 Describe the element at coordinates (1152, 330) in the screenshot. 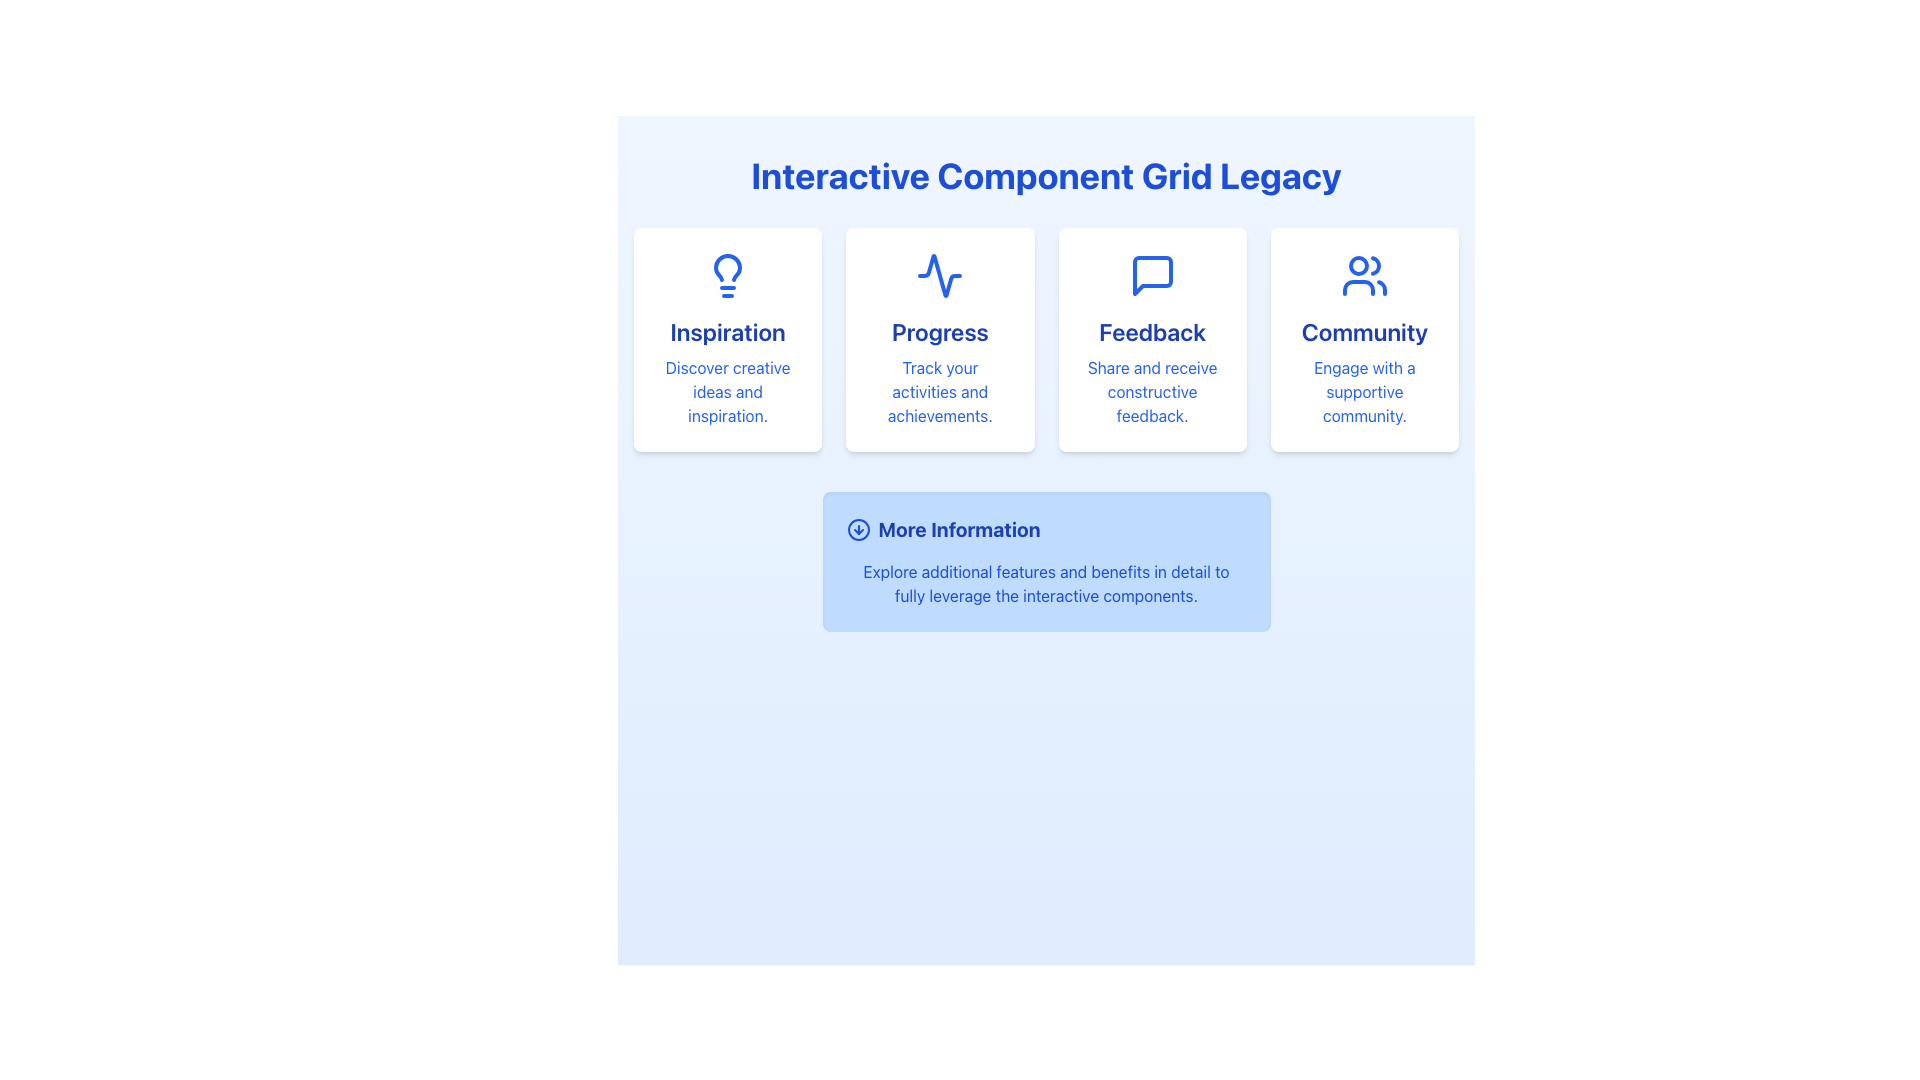

I see `the text label that serves as a heading for the feedback section, located below a speech bubble icon and above the description text` at that location.